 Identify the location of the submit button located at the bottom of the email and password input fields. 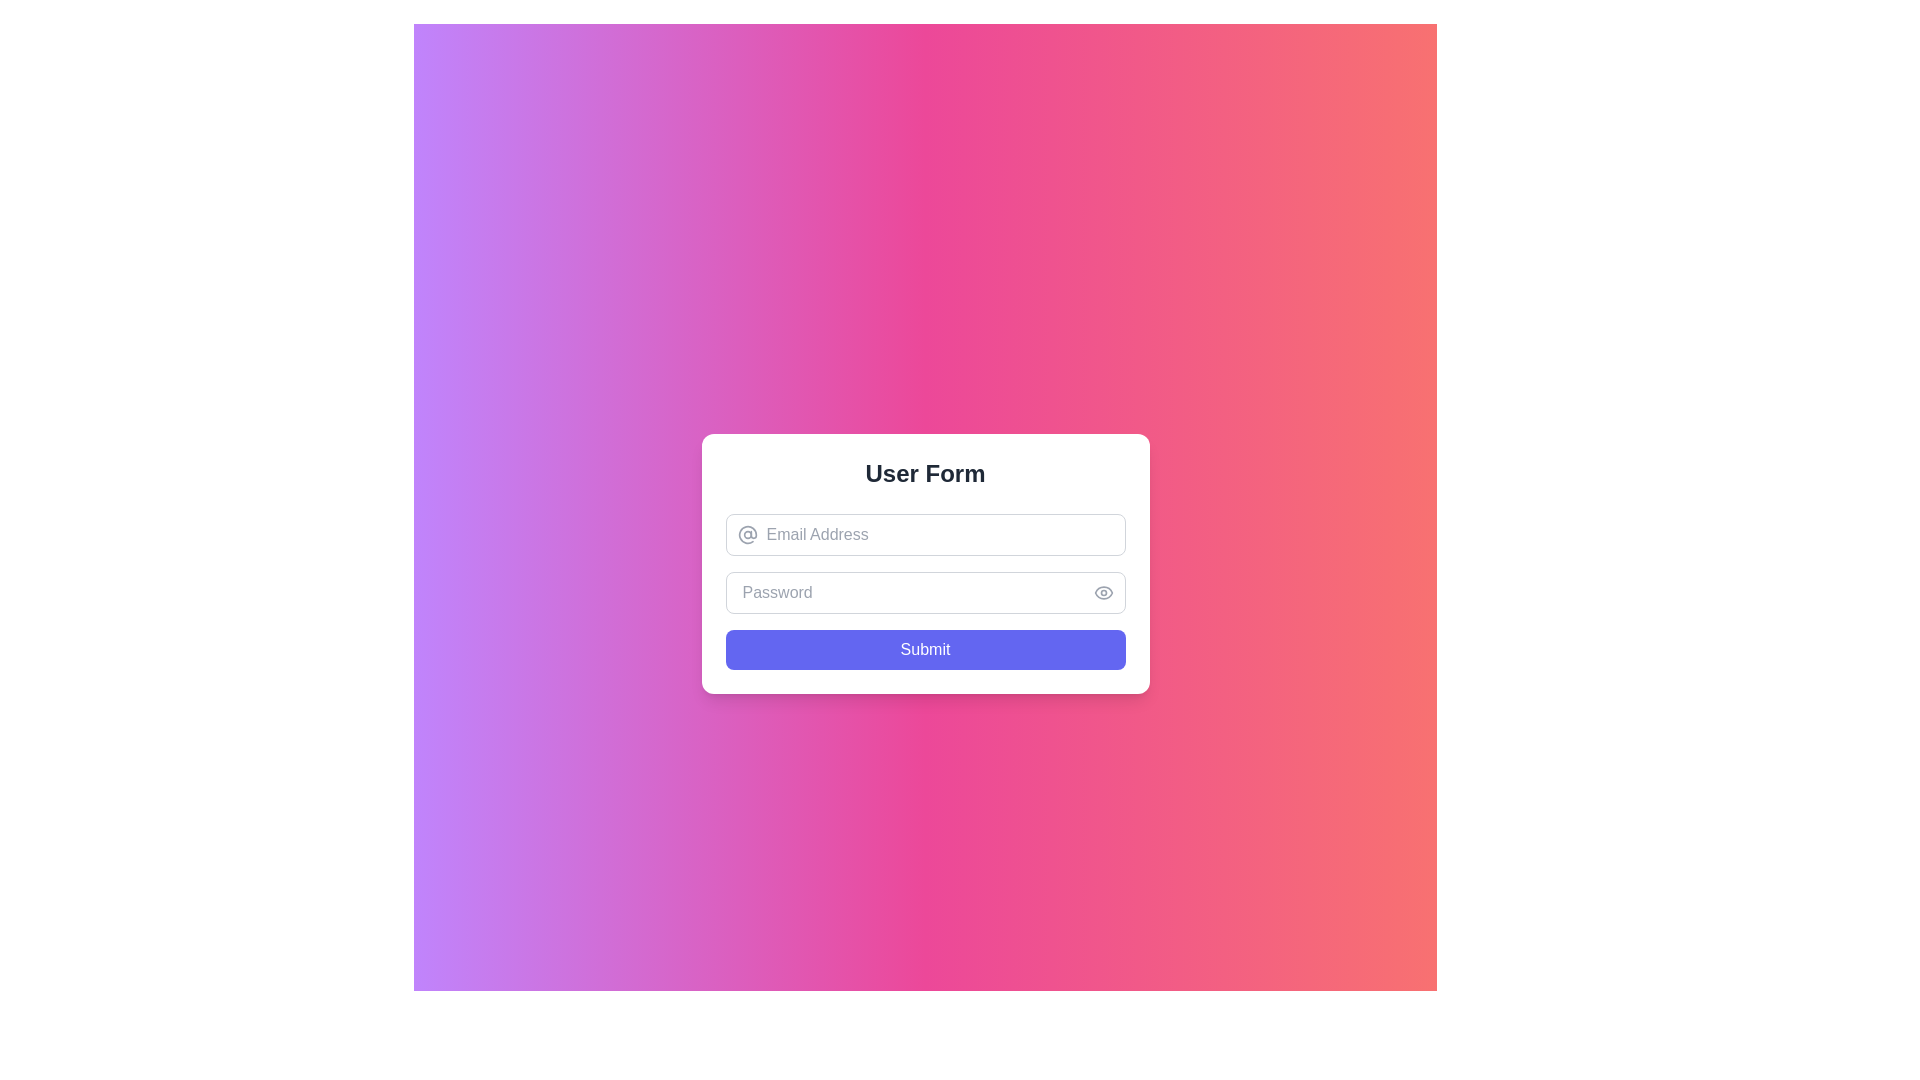
(924, 650).